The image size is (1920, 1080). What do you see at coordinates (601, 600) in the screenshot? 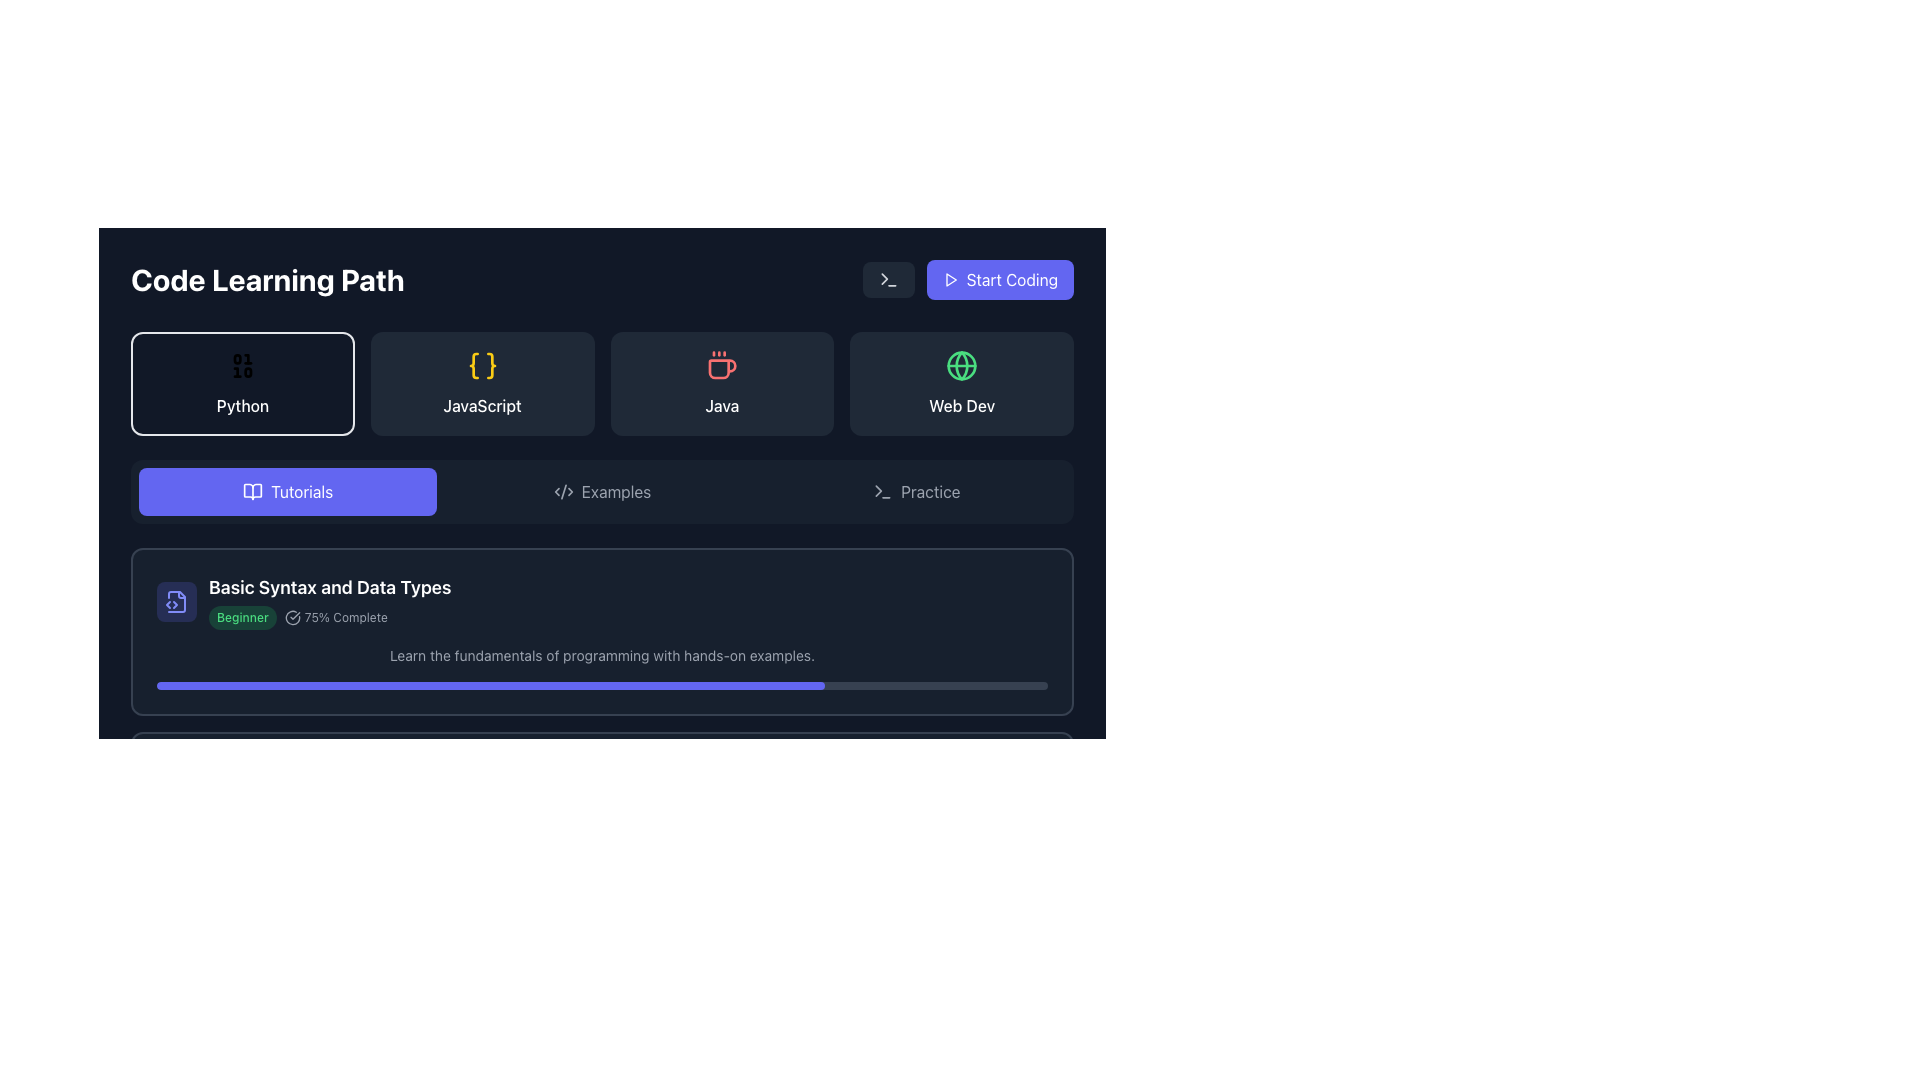
I see `the Text and informational display titled 'Basic Syntax and Data Types'` at bounding box center [601, 600].